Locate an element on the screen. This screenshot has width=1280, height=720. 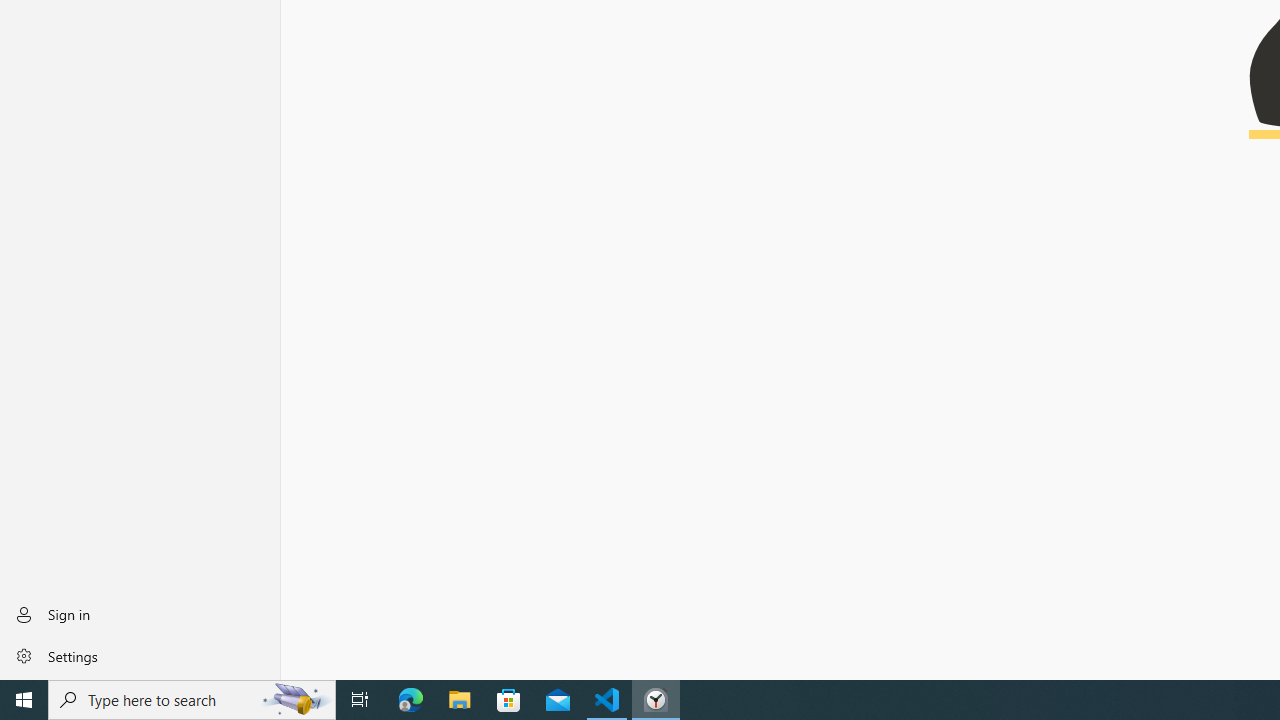
'Type here to search' is located at coordinates (192, 698).